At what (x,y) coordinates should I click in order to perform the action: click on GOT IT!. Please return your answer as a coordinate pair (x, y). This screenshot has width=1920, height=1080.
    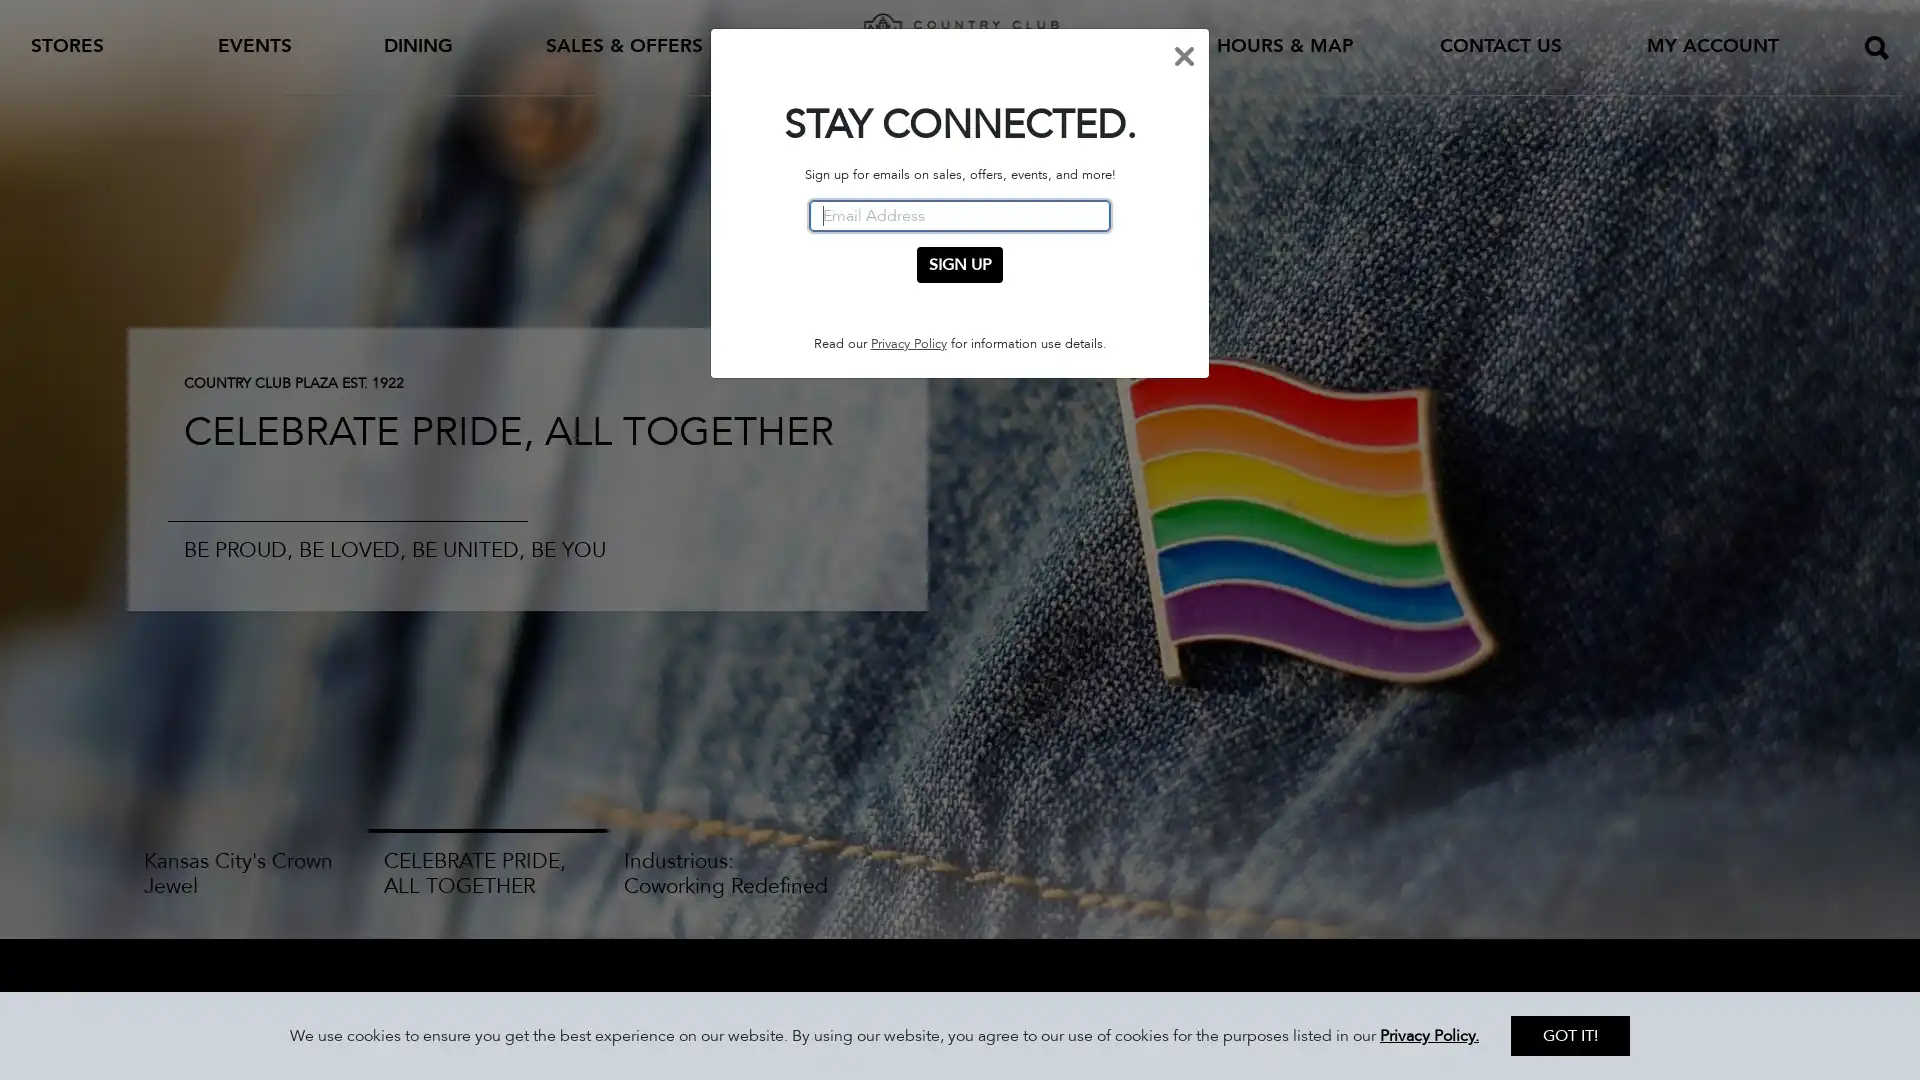
    Looking at the image, I should click on (1569, 1035).